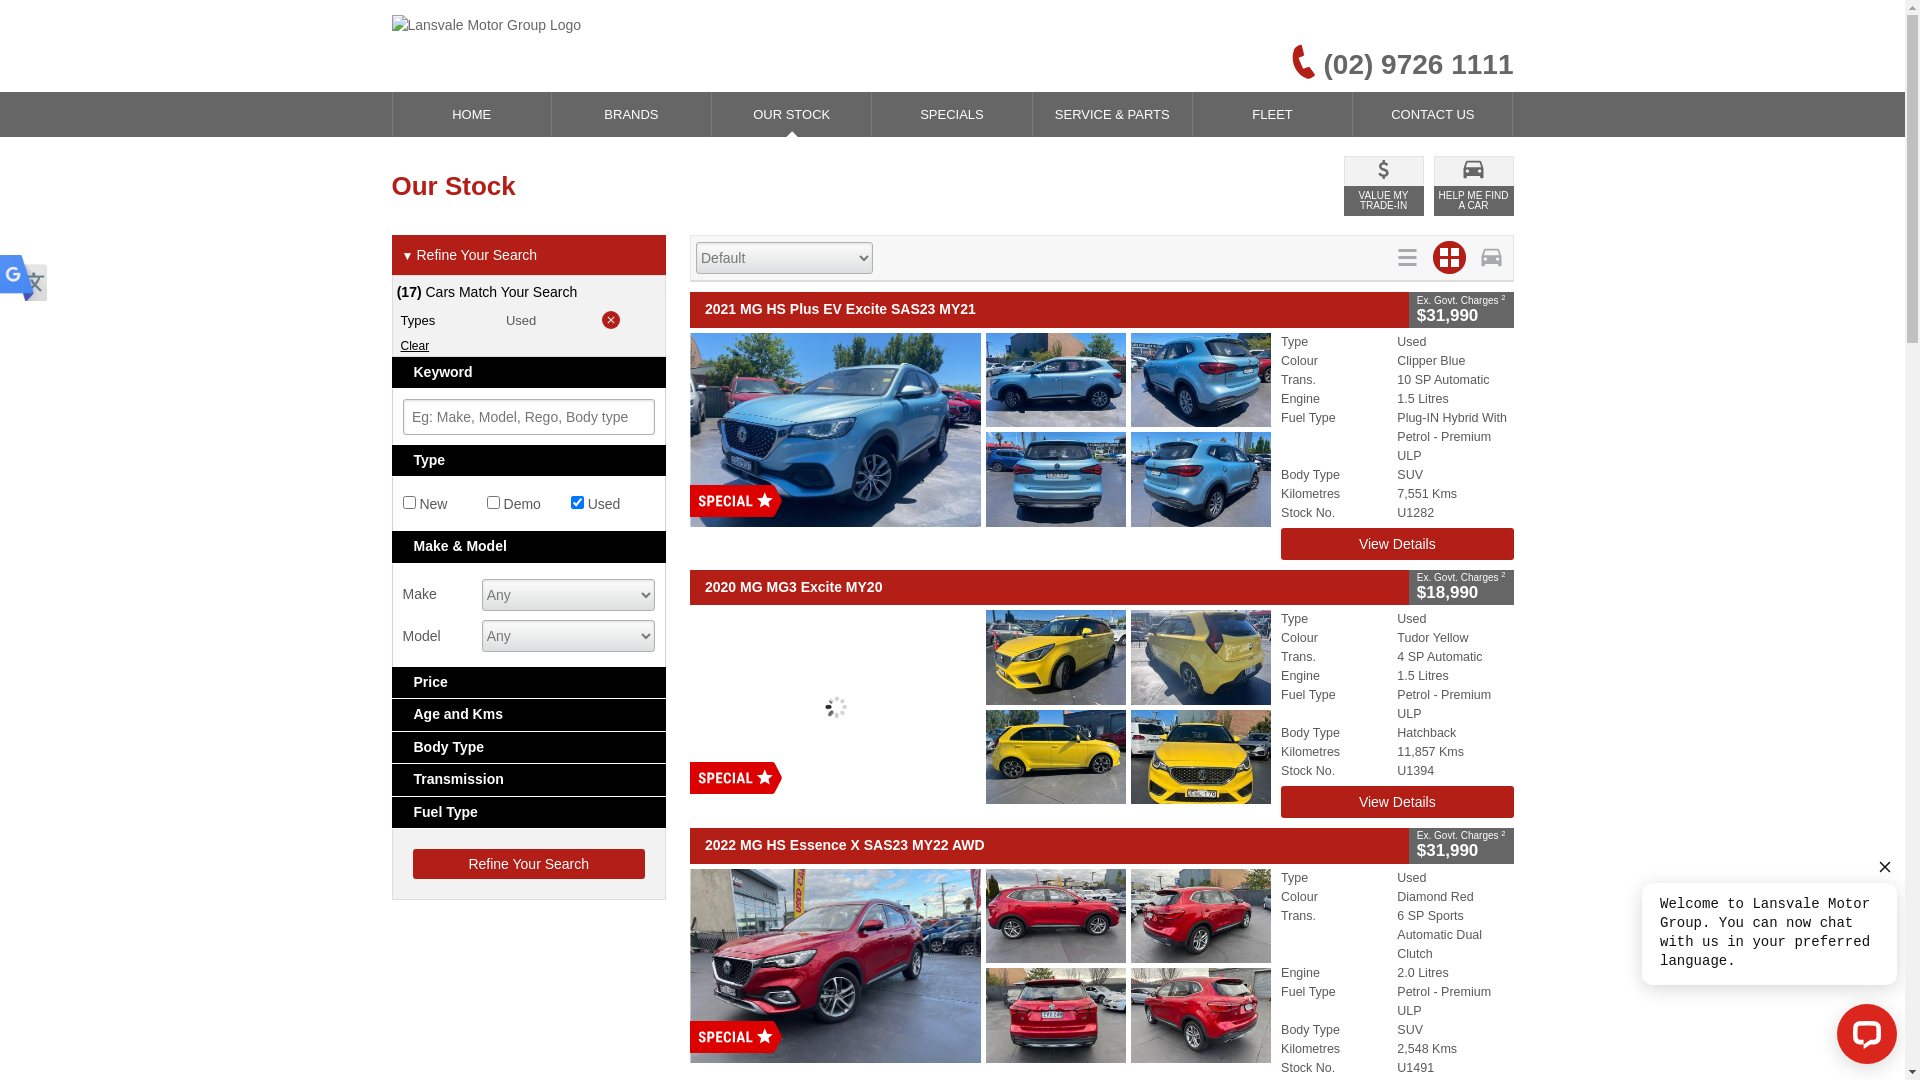 This screenshot has height=1080, width=1920. What do you see at coordinates (980, 963) in the screenshot?
I see `'2022 MG HS Essence X SAS23 MY22 AWD Diamond Red'` at bounding box center [980, 963].